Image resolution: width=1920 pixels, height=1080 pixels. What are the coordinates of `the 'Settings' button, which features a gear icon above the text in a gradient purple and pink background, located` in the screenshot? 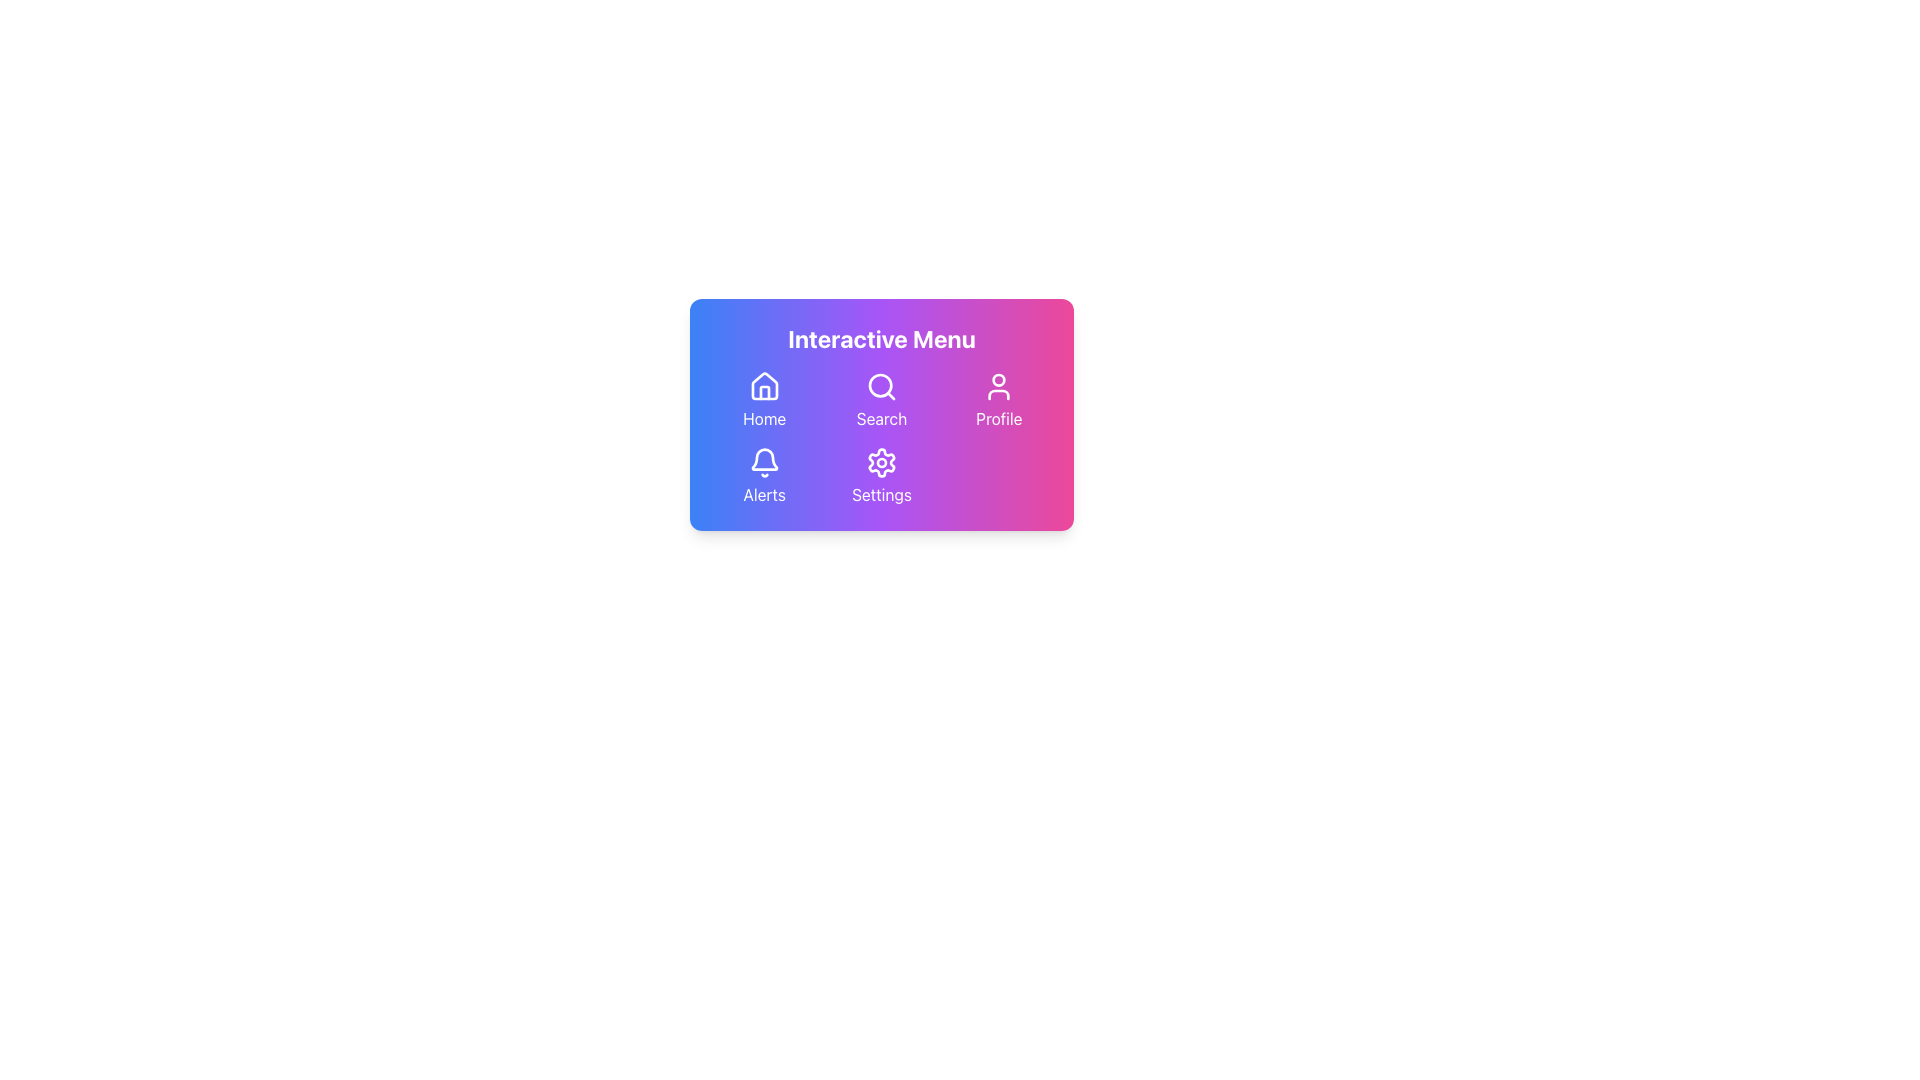 It's located at (881, 477).